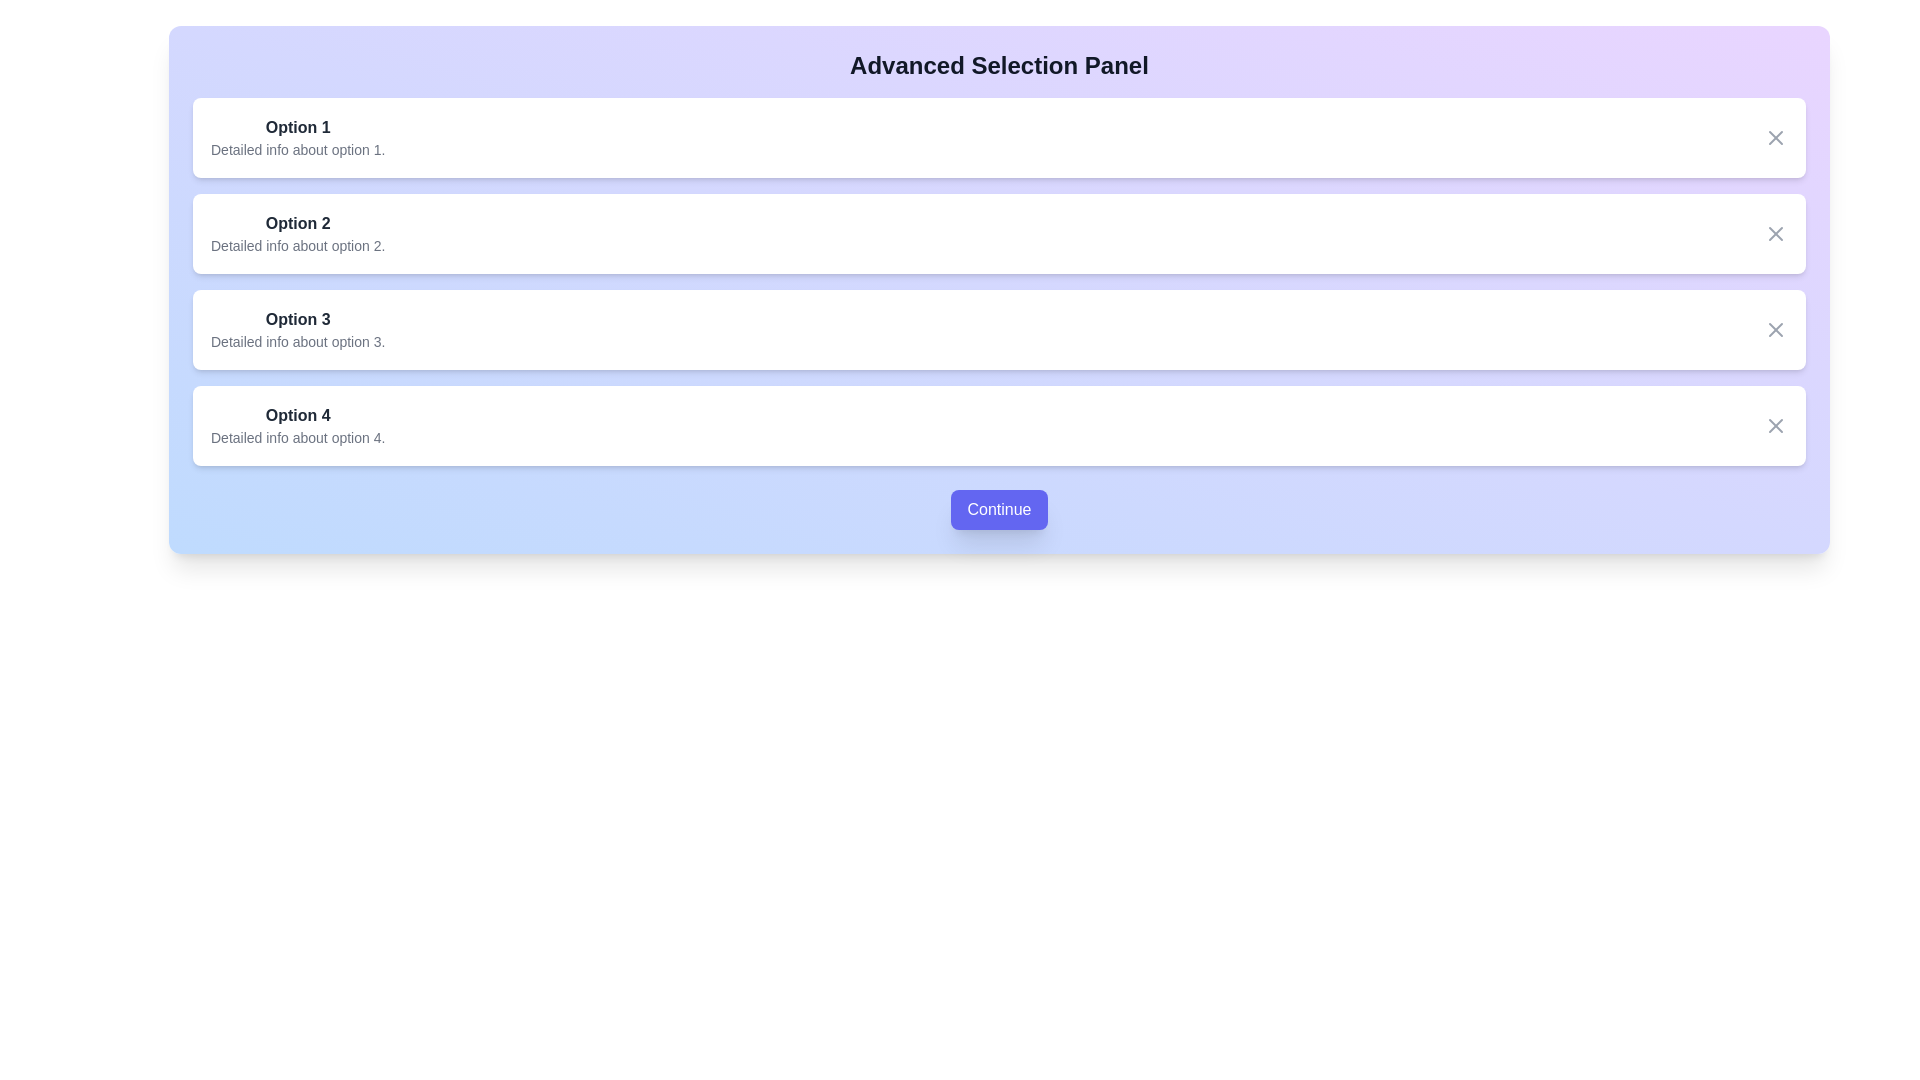 This screenshot has height=1080, width=1920. What do you see at coordinates (1776, 424) in the screenshot?
I see `the Close button represented by an 'X' icon located at the far-right end of the fourth option's row` at bounding box center [1776, 424].